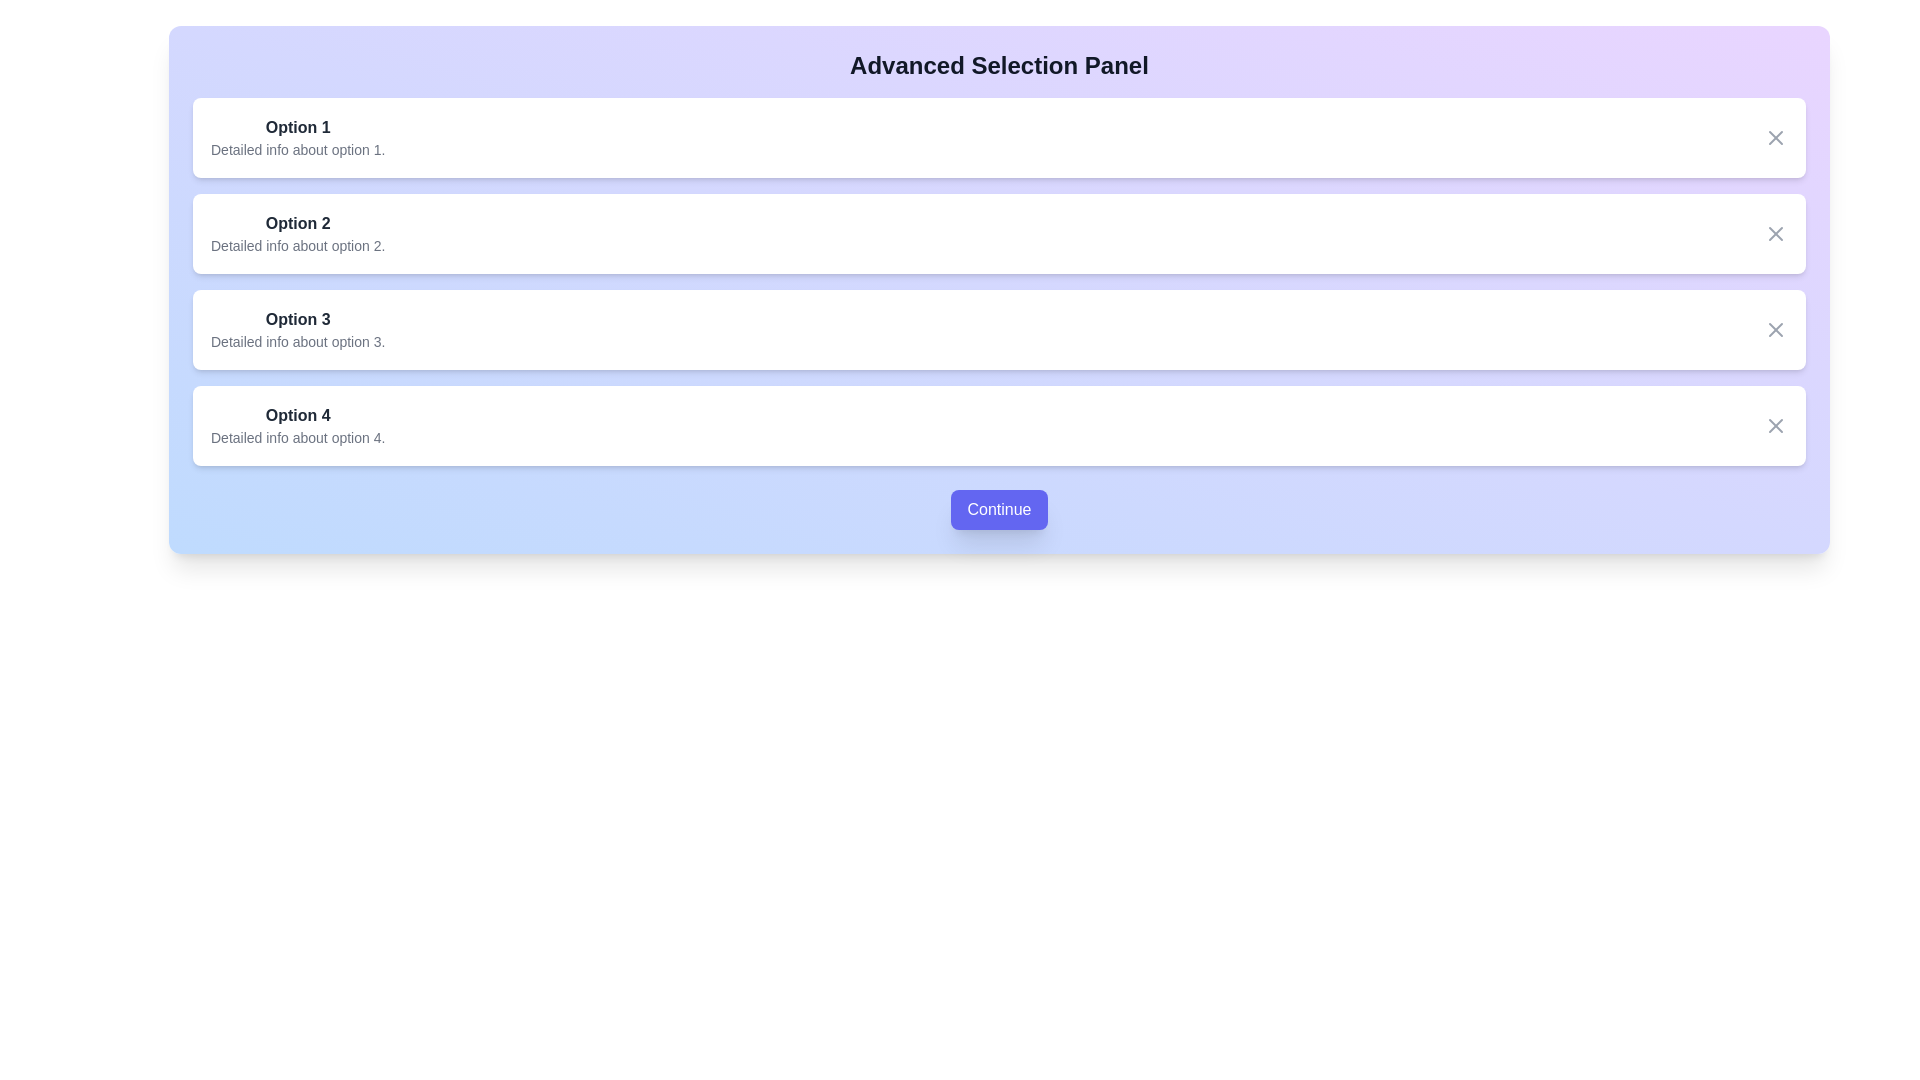 This screenshot has height=1080, width=1920. What do you see at coordinates (1776, 424) in the screenshot?
I see `the Close button represented by an 'X' icon located at the far-right end of the fourth option's row` at bounding box center [1776, 424].